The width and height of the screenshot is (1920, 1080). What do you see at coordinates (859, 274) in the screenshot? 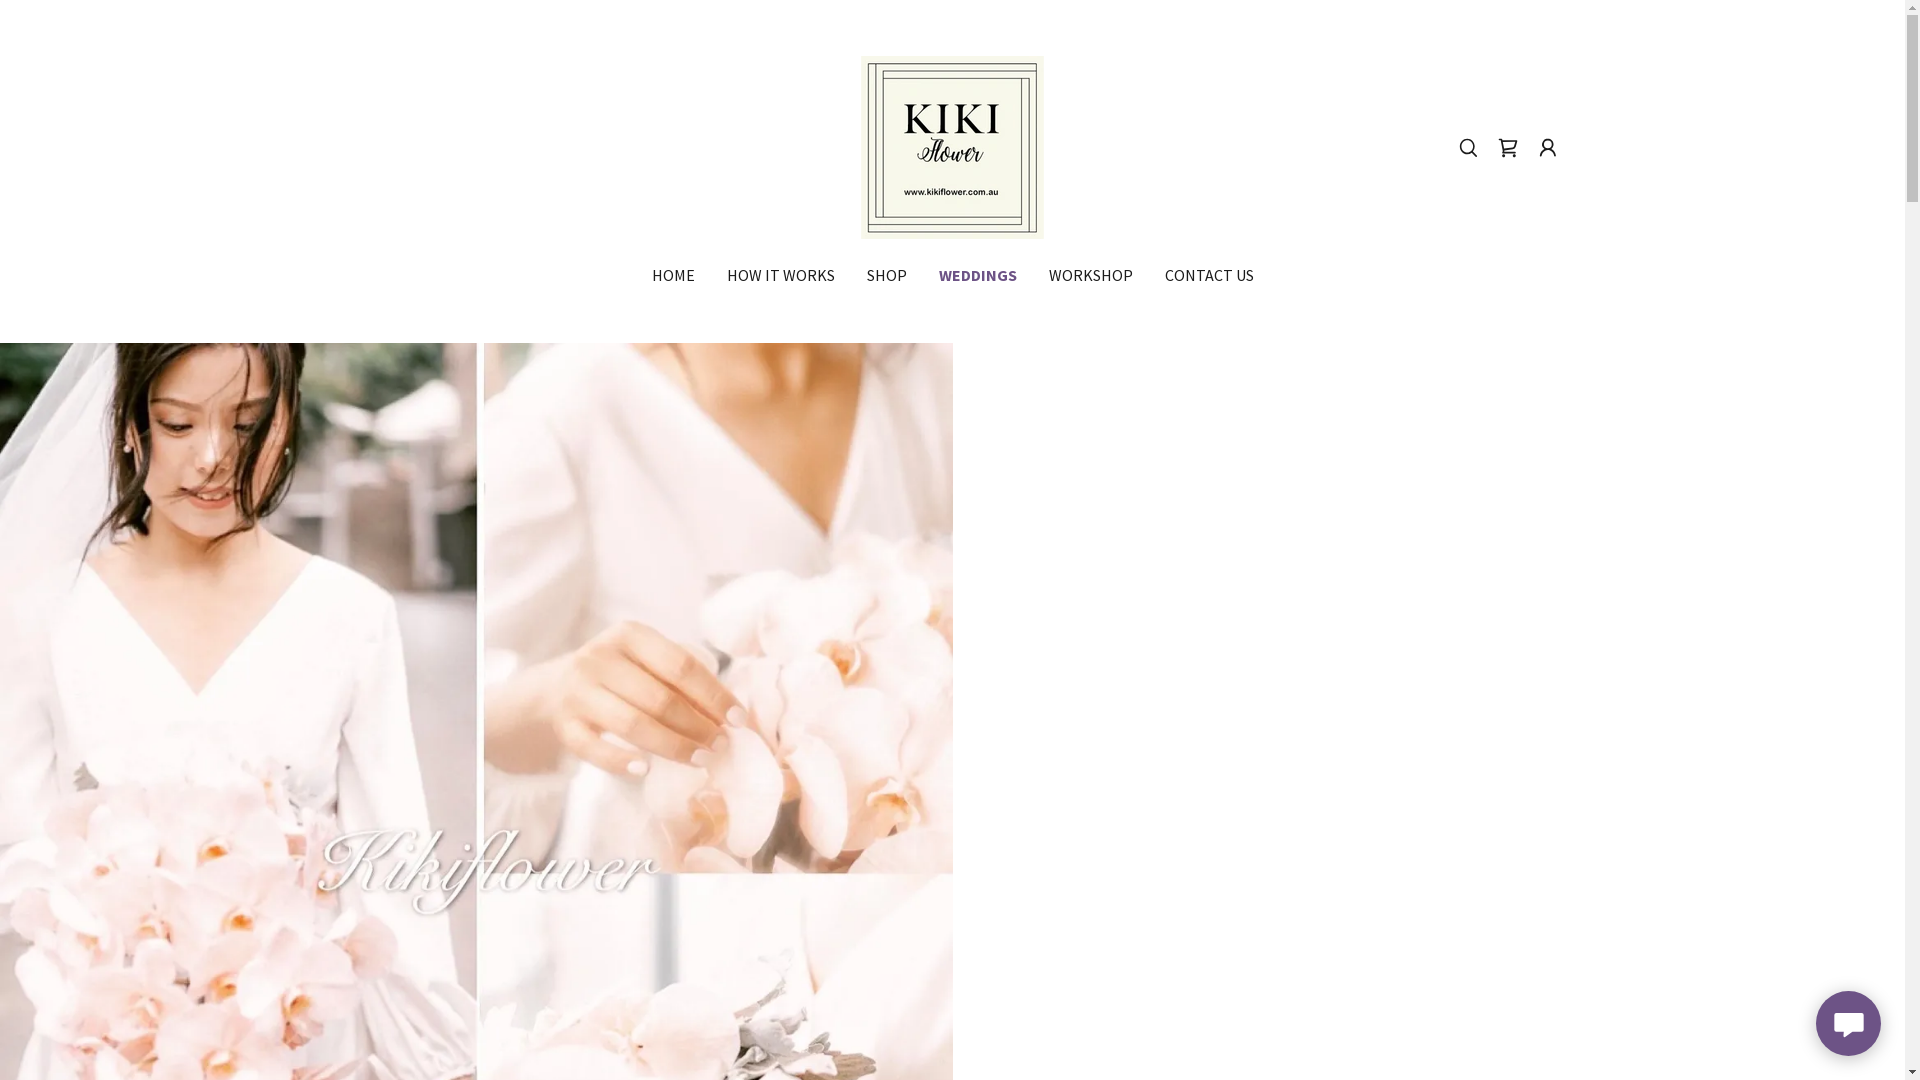
I see `'SHOP'` at bounding box center [859, 274].